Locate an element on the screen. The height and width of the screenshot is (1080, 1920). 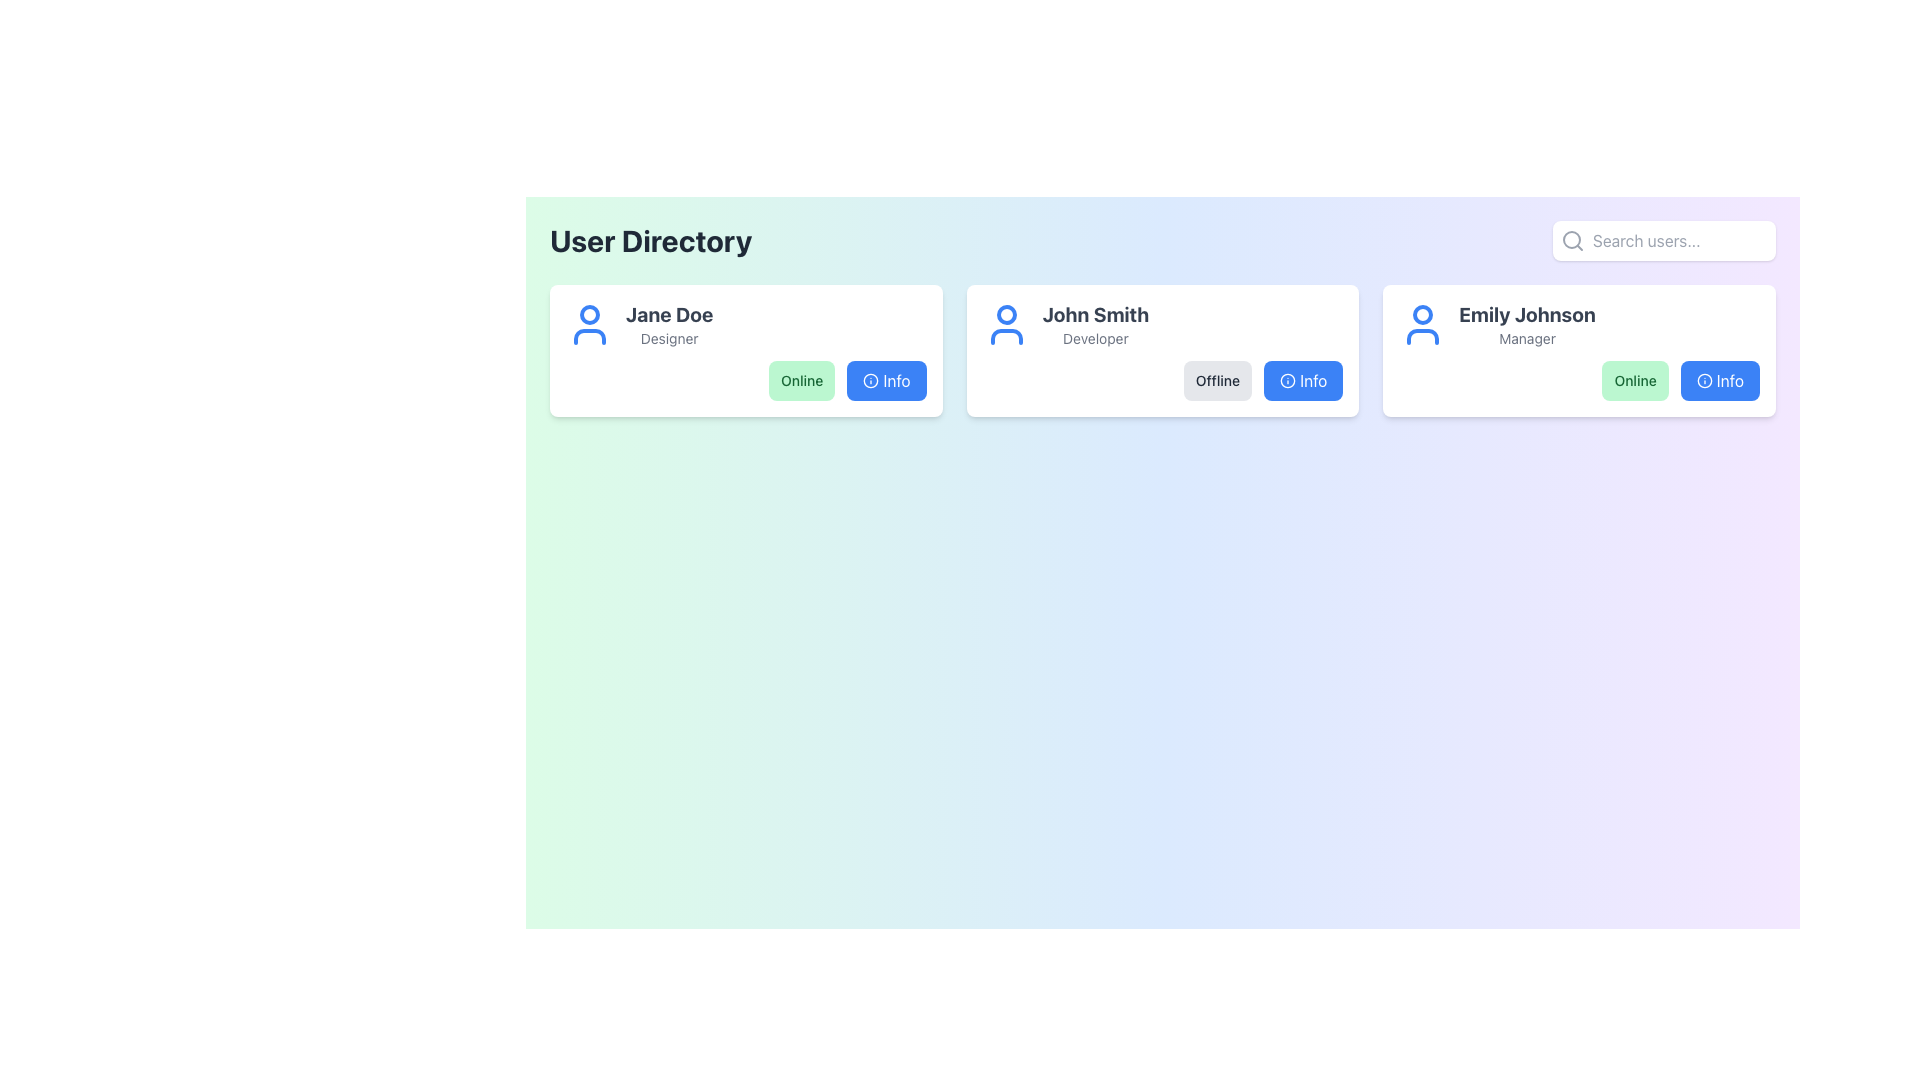
text label displaying 'Designer' located beneath 'Jane Doe' in the user information card at the top-left corner of the interface is located at coordinates (669, 338).